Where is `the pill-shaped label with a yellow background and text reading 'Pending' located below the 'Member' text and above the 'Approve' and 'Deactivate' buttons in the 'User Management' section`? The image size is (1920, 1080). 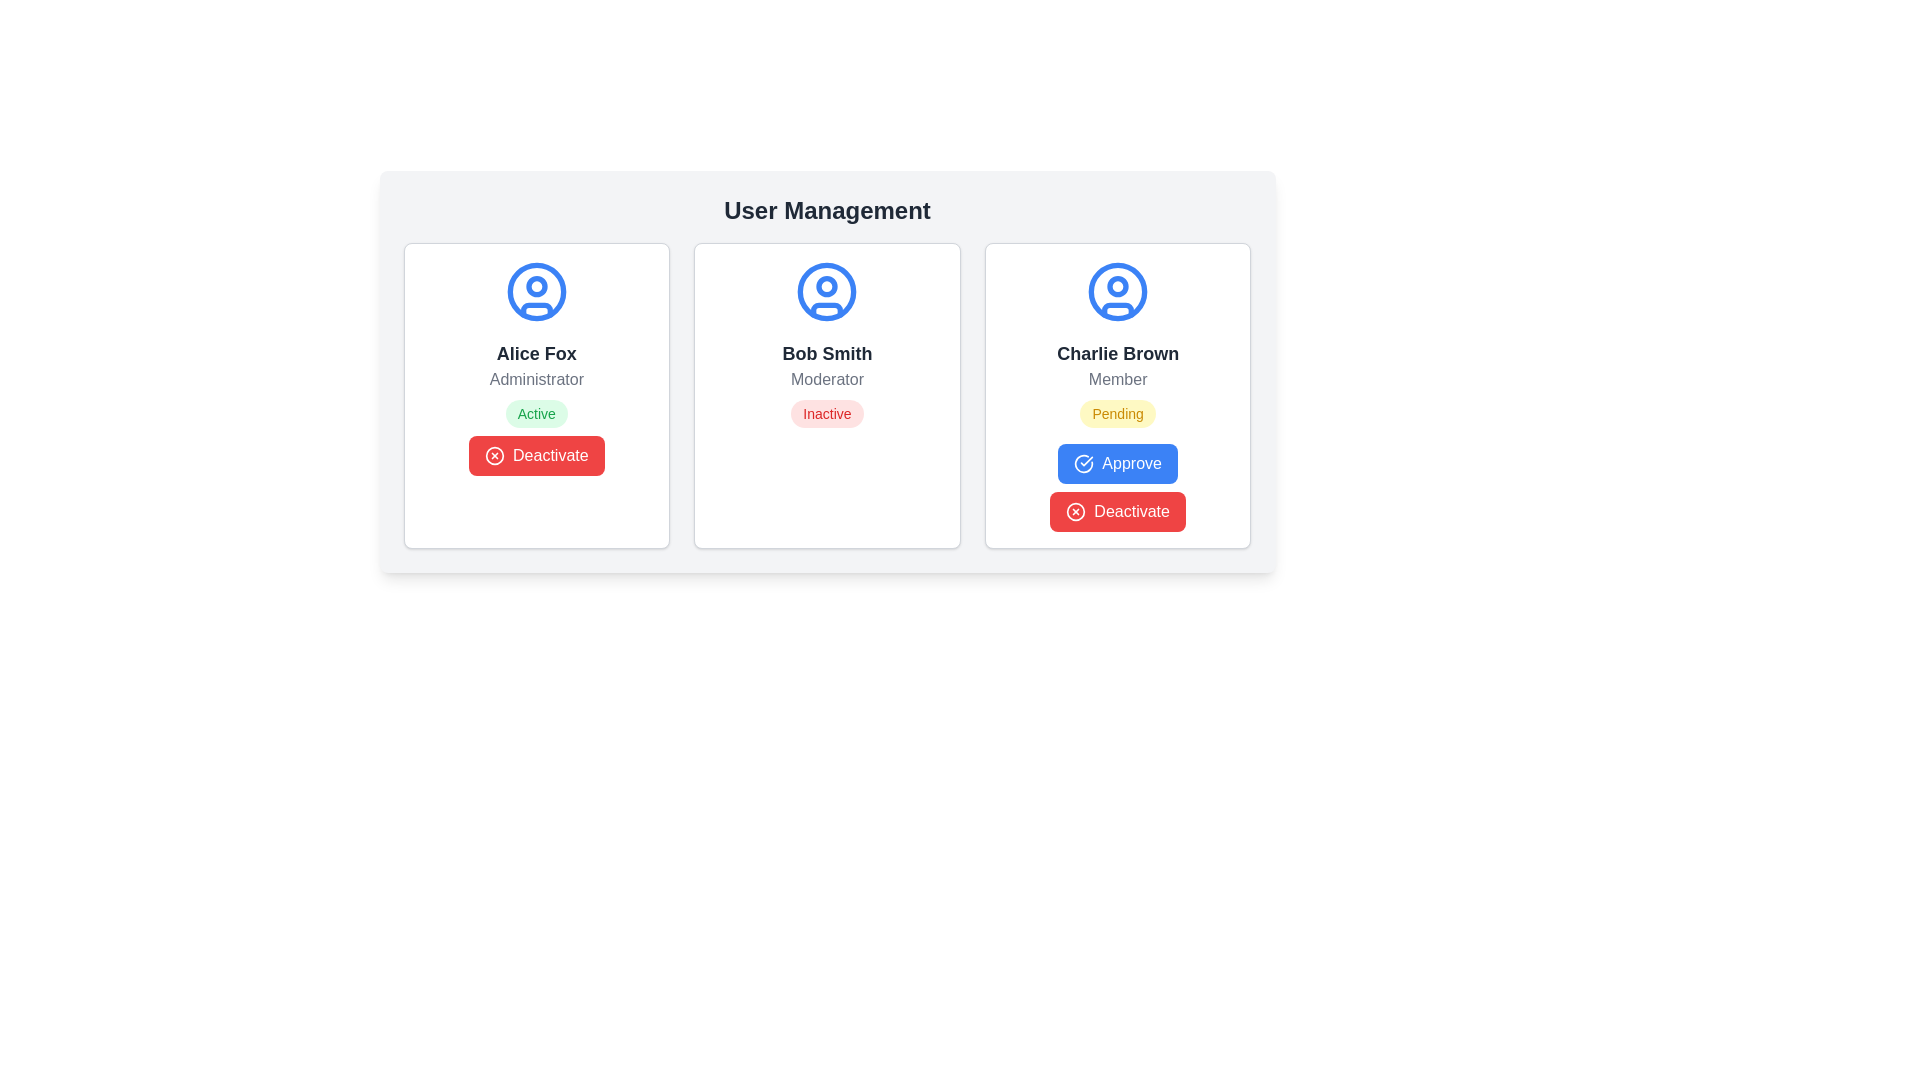 the pill-shaped label with a yellow background and text reading 'Pending' located below the 'Member' text and above the 'Approve' and 'Deactivate' buttons in the 'User Management' section is located at coordinates (1117, 412).